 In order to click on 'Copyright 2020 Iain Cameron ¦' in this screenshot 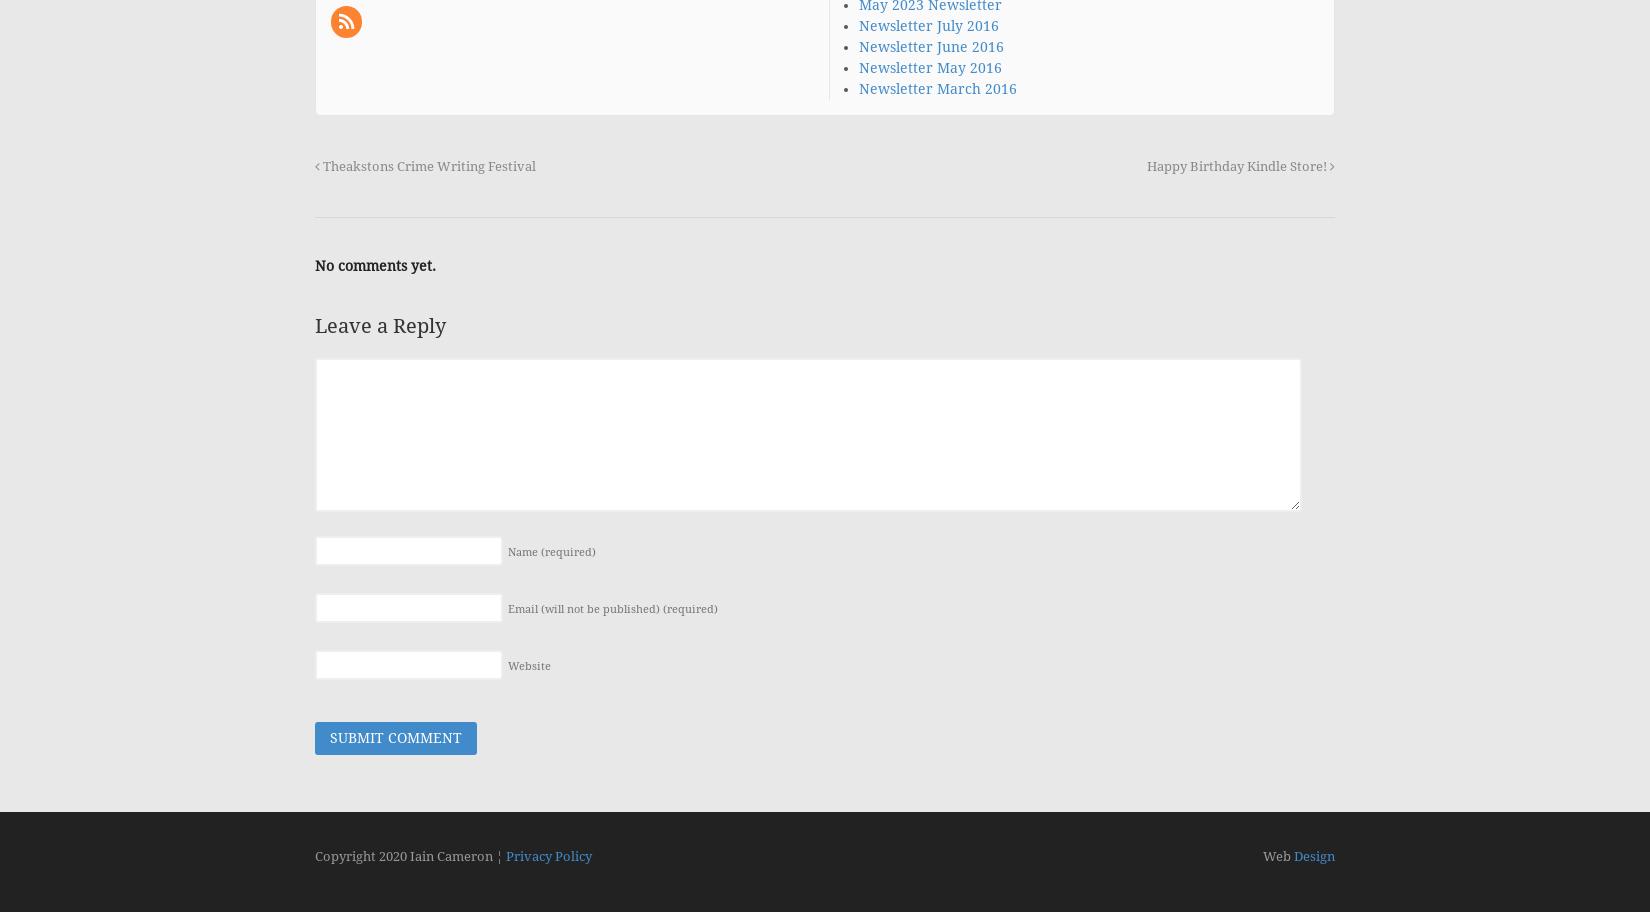, I will do `click(410, 855)`.